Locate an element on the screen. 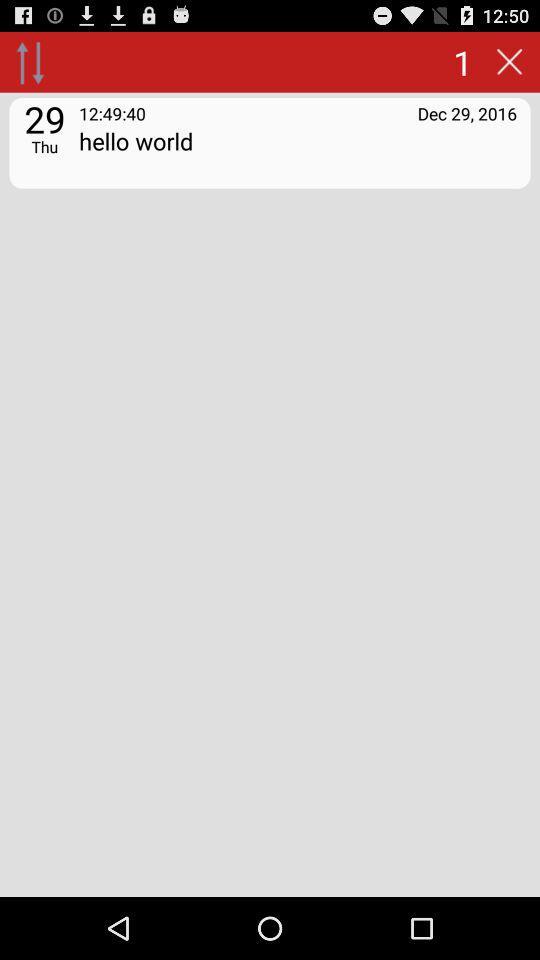 This screenshot has width=540, height=960. item above hello world is located at coordinates (467, 113).